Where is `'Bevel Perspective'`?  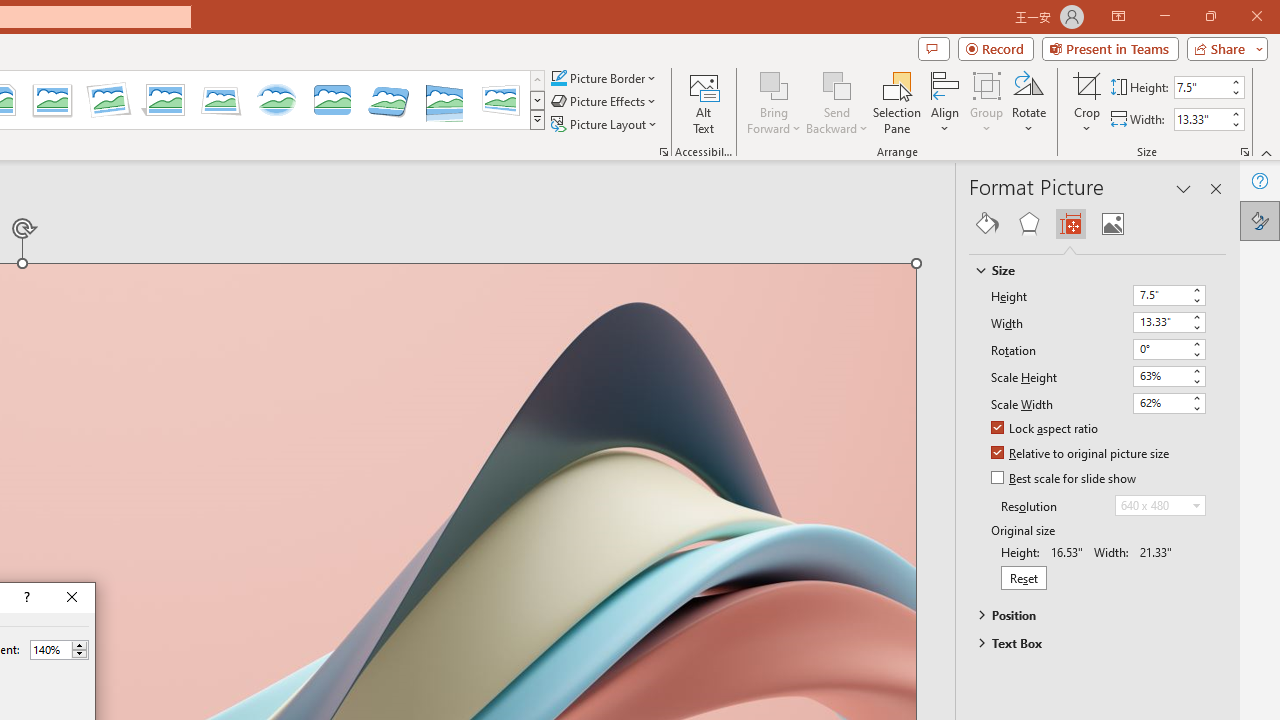
'Bevel Perspective' is located at coordinates (389, 100).